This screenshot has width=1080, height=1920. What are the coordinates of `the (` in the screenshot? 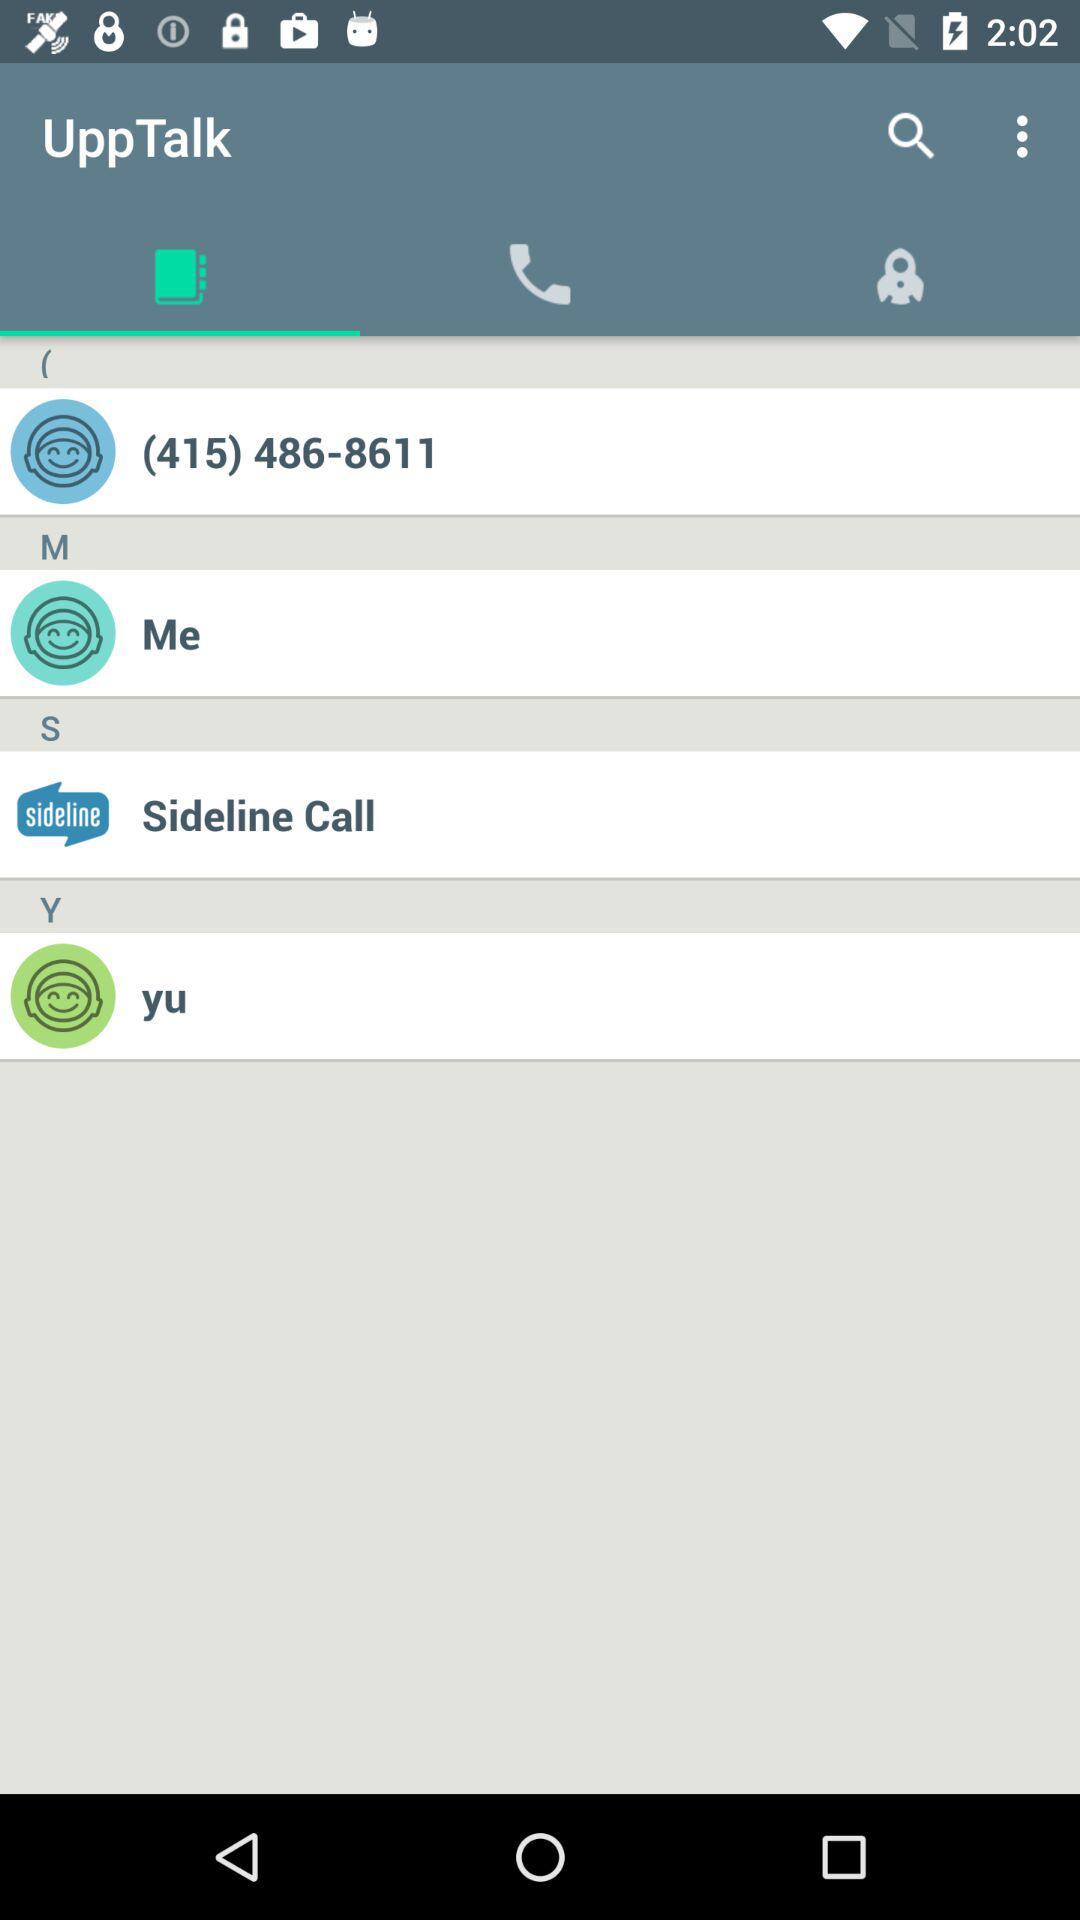 It's located at (45, 362).